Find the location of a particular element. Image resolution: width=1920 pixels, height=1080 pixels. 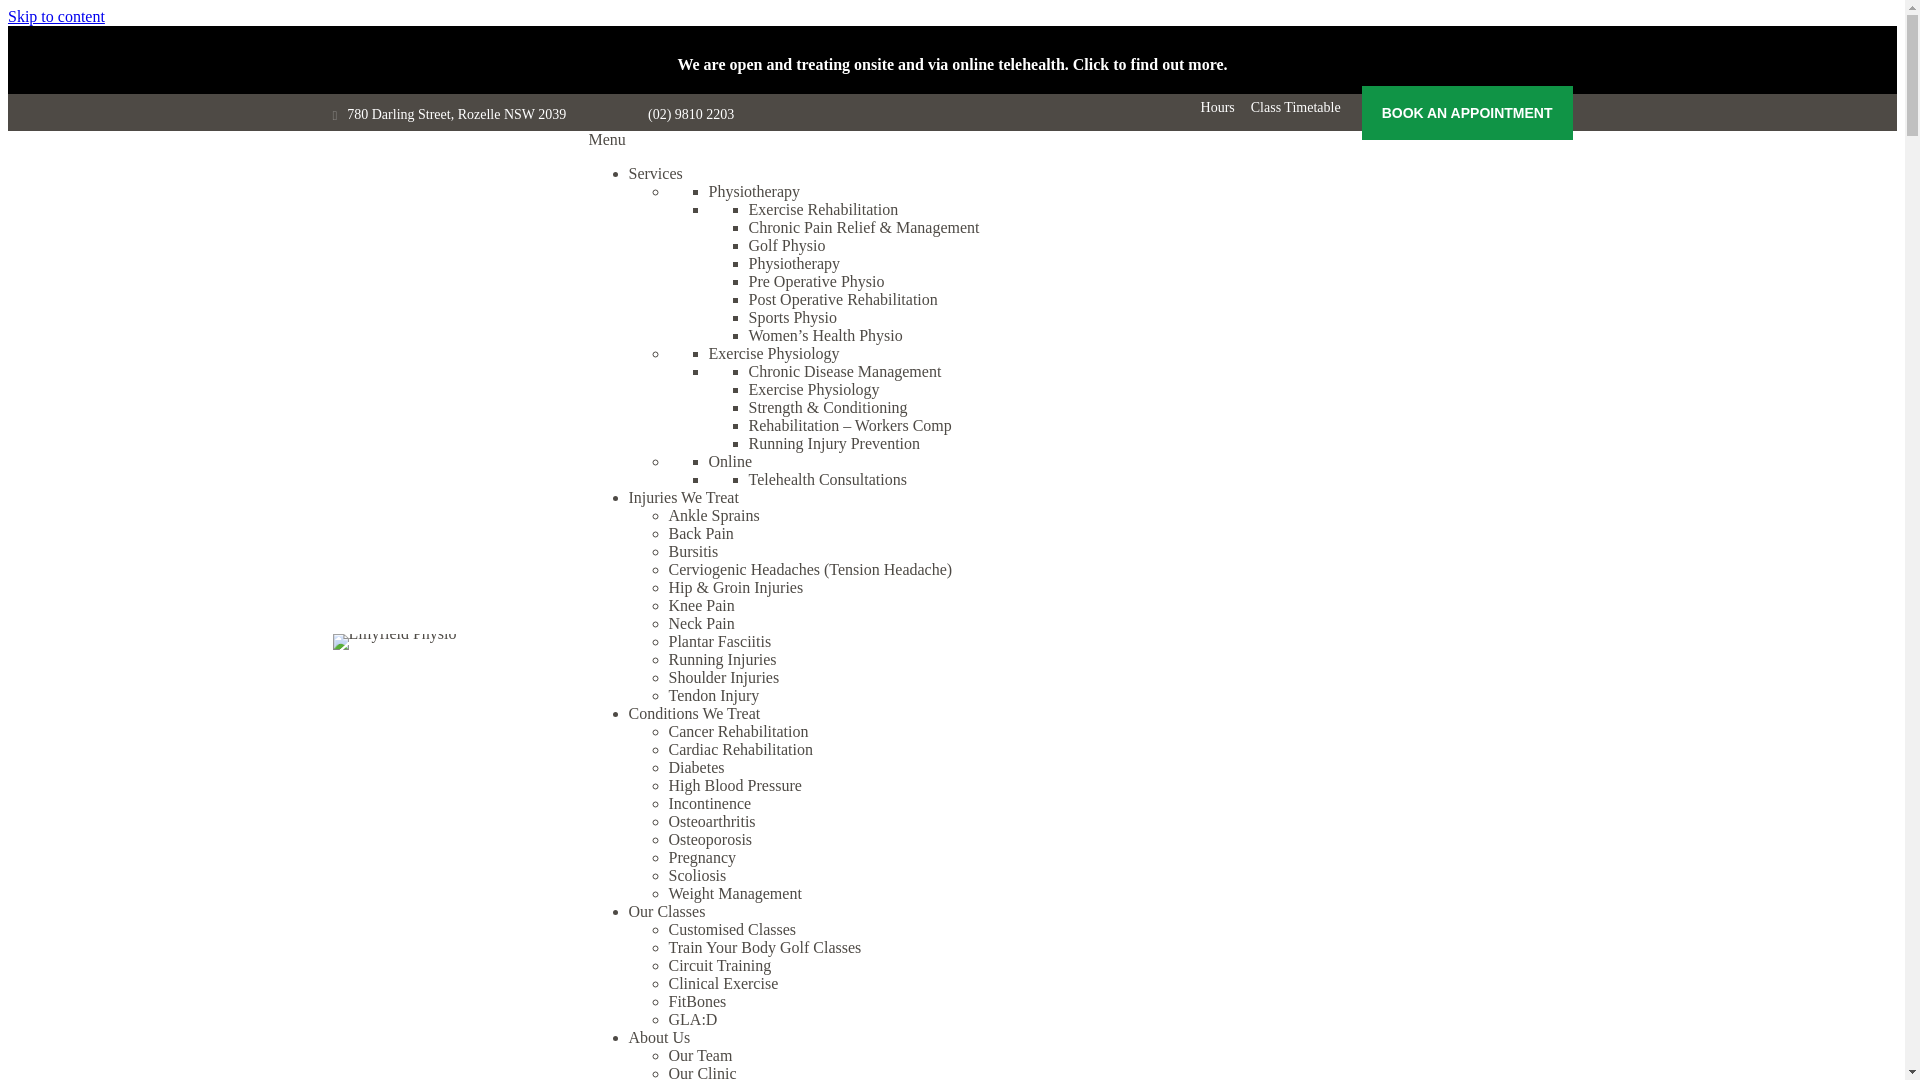

'Telehealth Consultations' is located at coordinates (826, 479).